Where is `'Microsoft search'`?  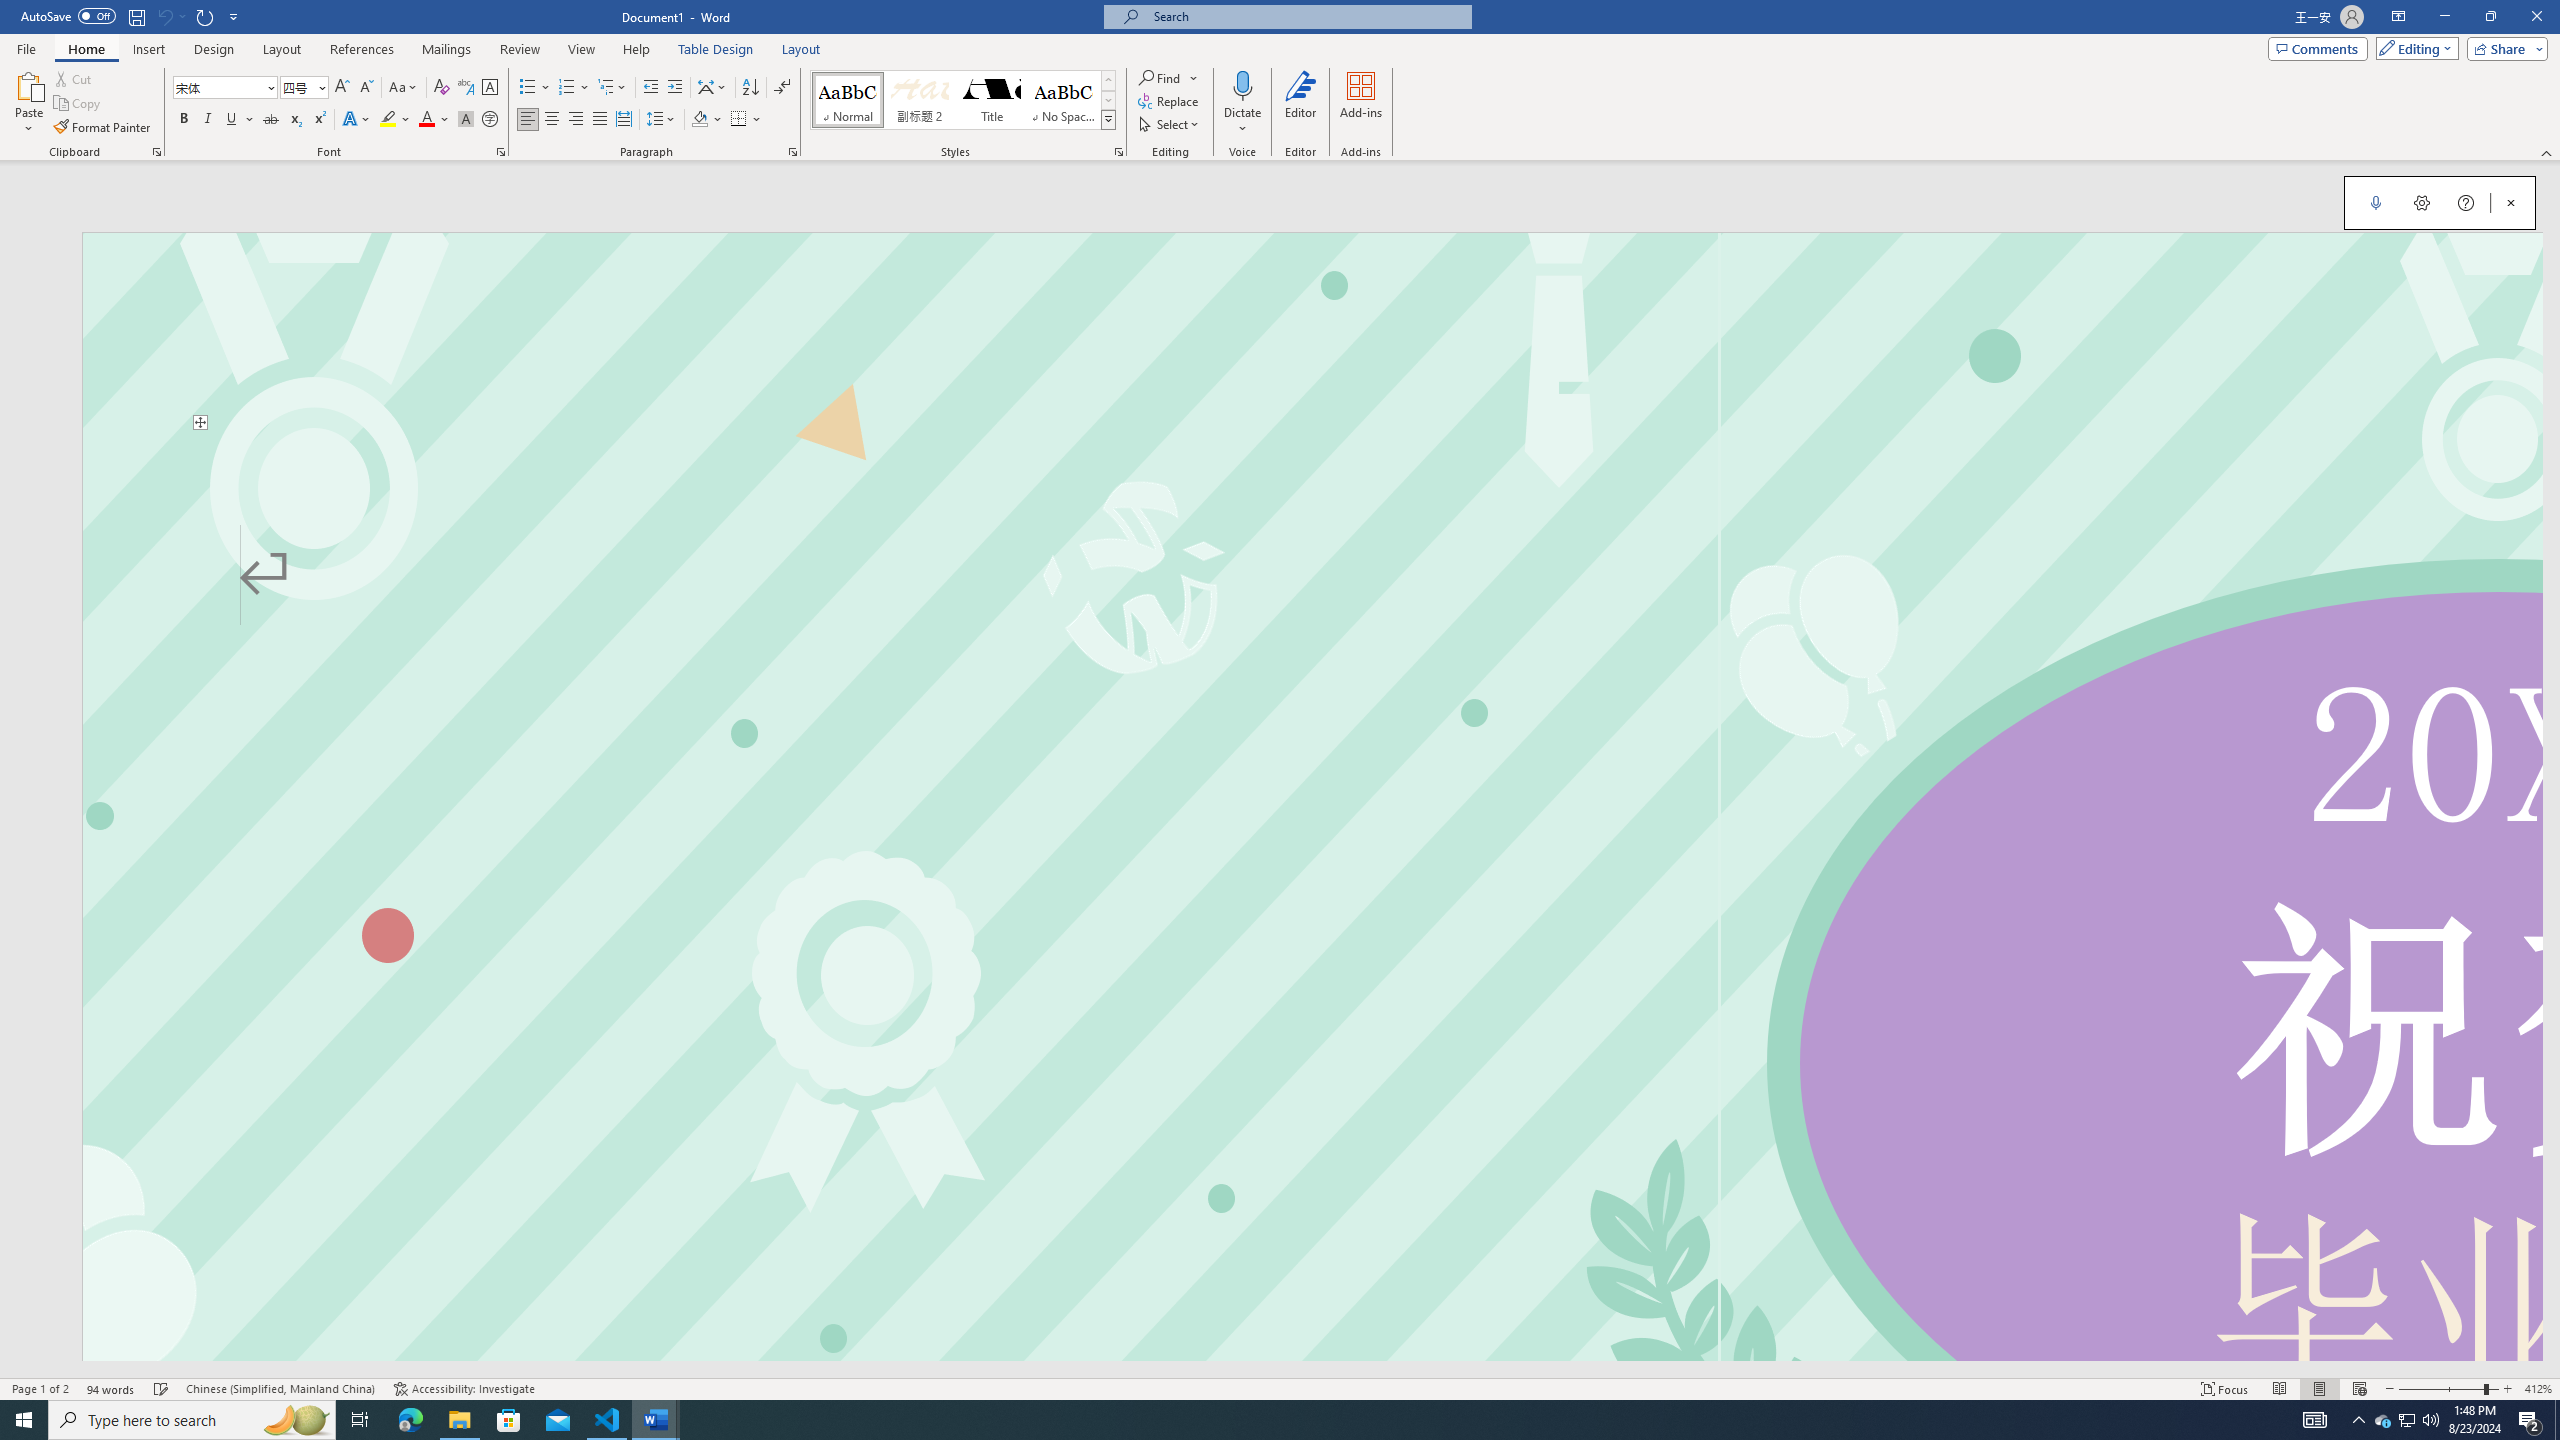 'Microsoft search' is located at coordinates (1304, 16).